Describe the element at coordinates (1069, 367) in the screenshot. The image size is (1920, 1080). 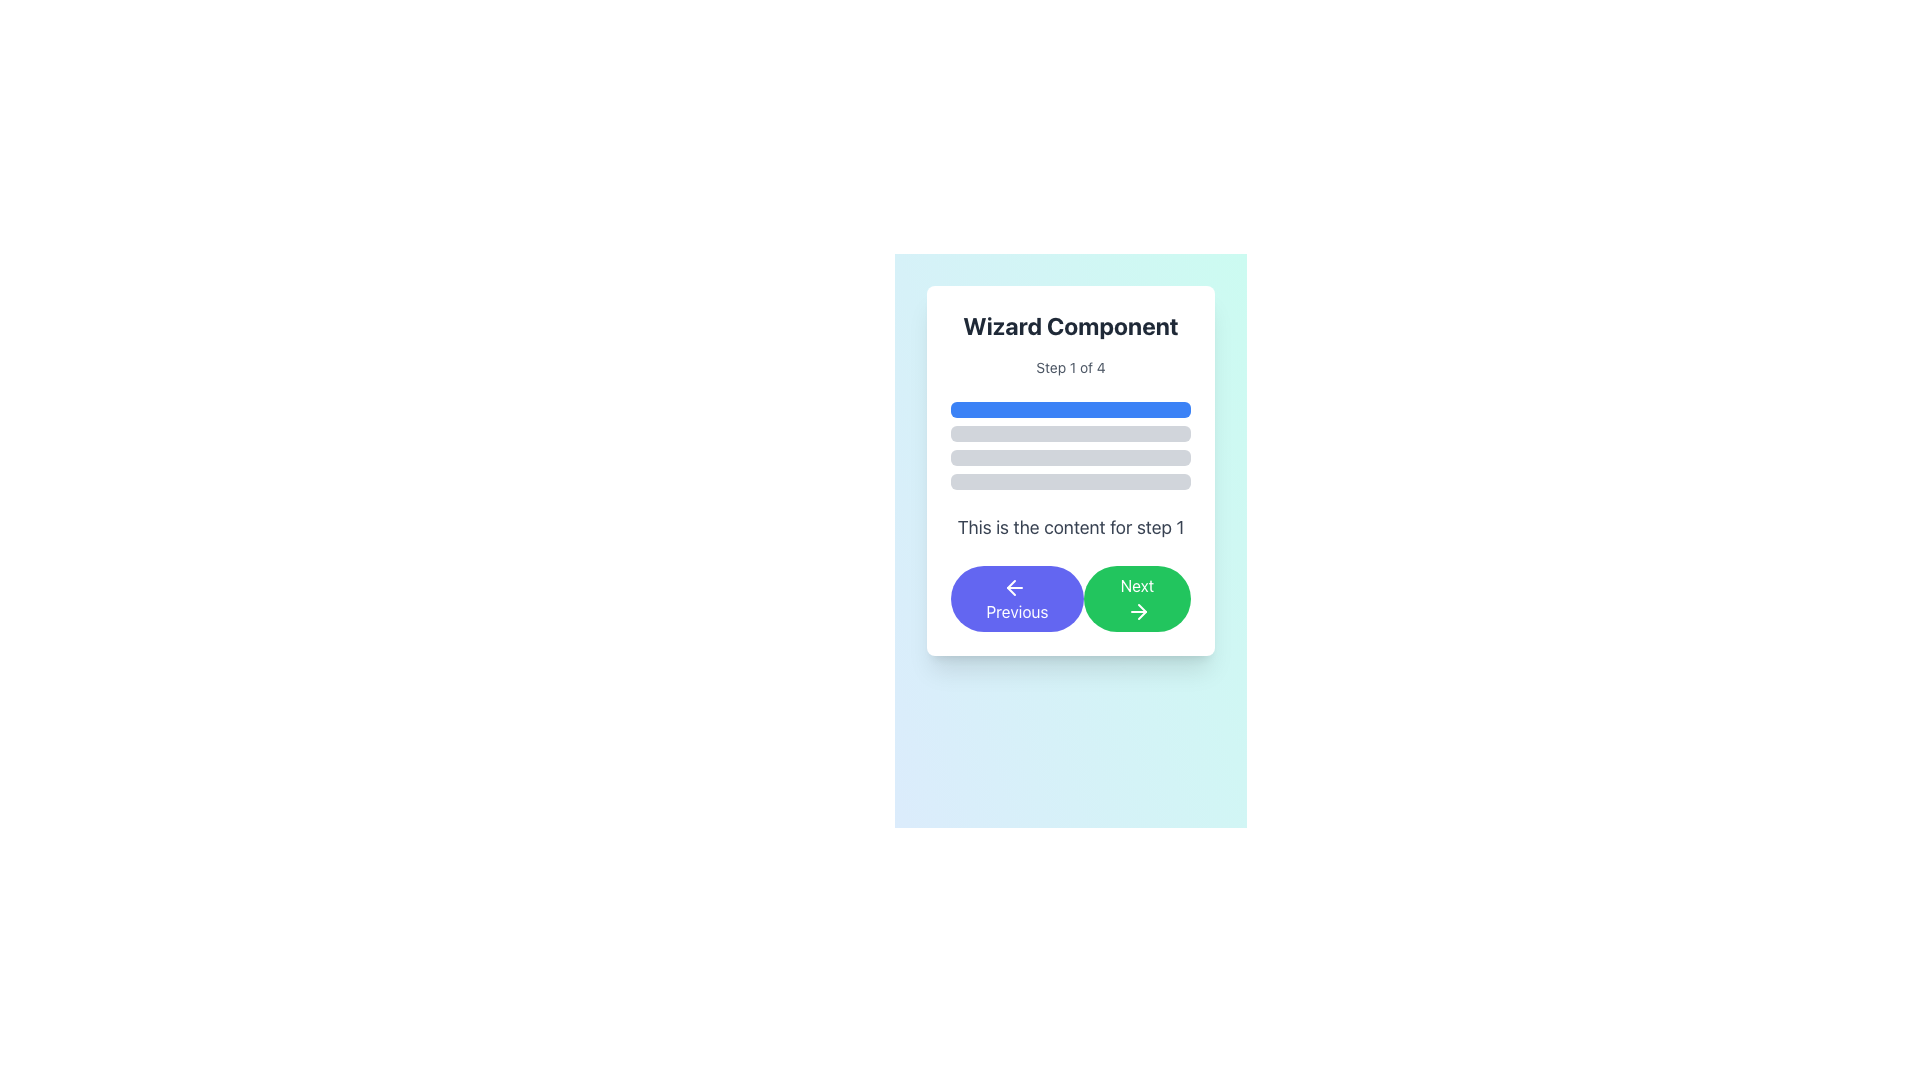
I see `the Text Label indicating current progression in the Wizard Component, positioned below the heading and above the progress bars` at that location.